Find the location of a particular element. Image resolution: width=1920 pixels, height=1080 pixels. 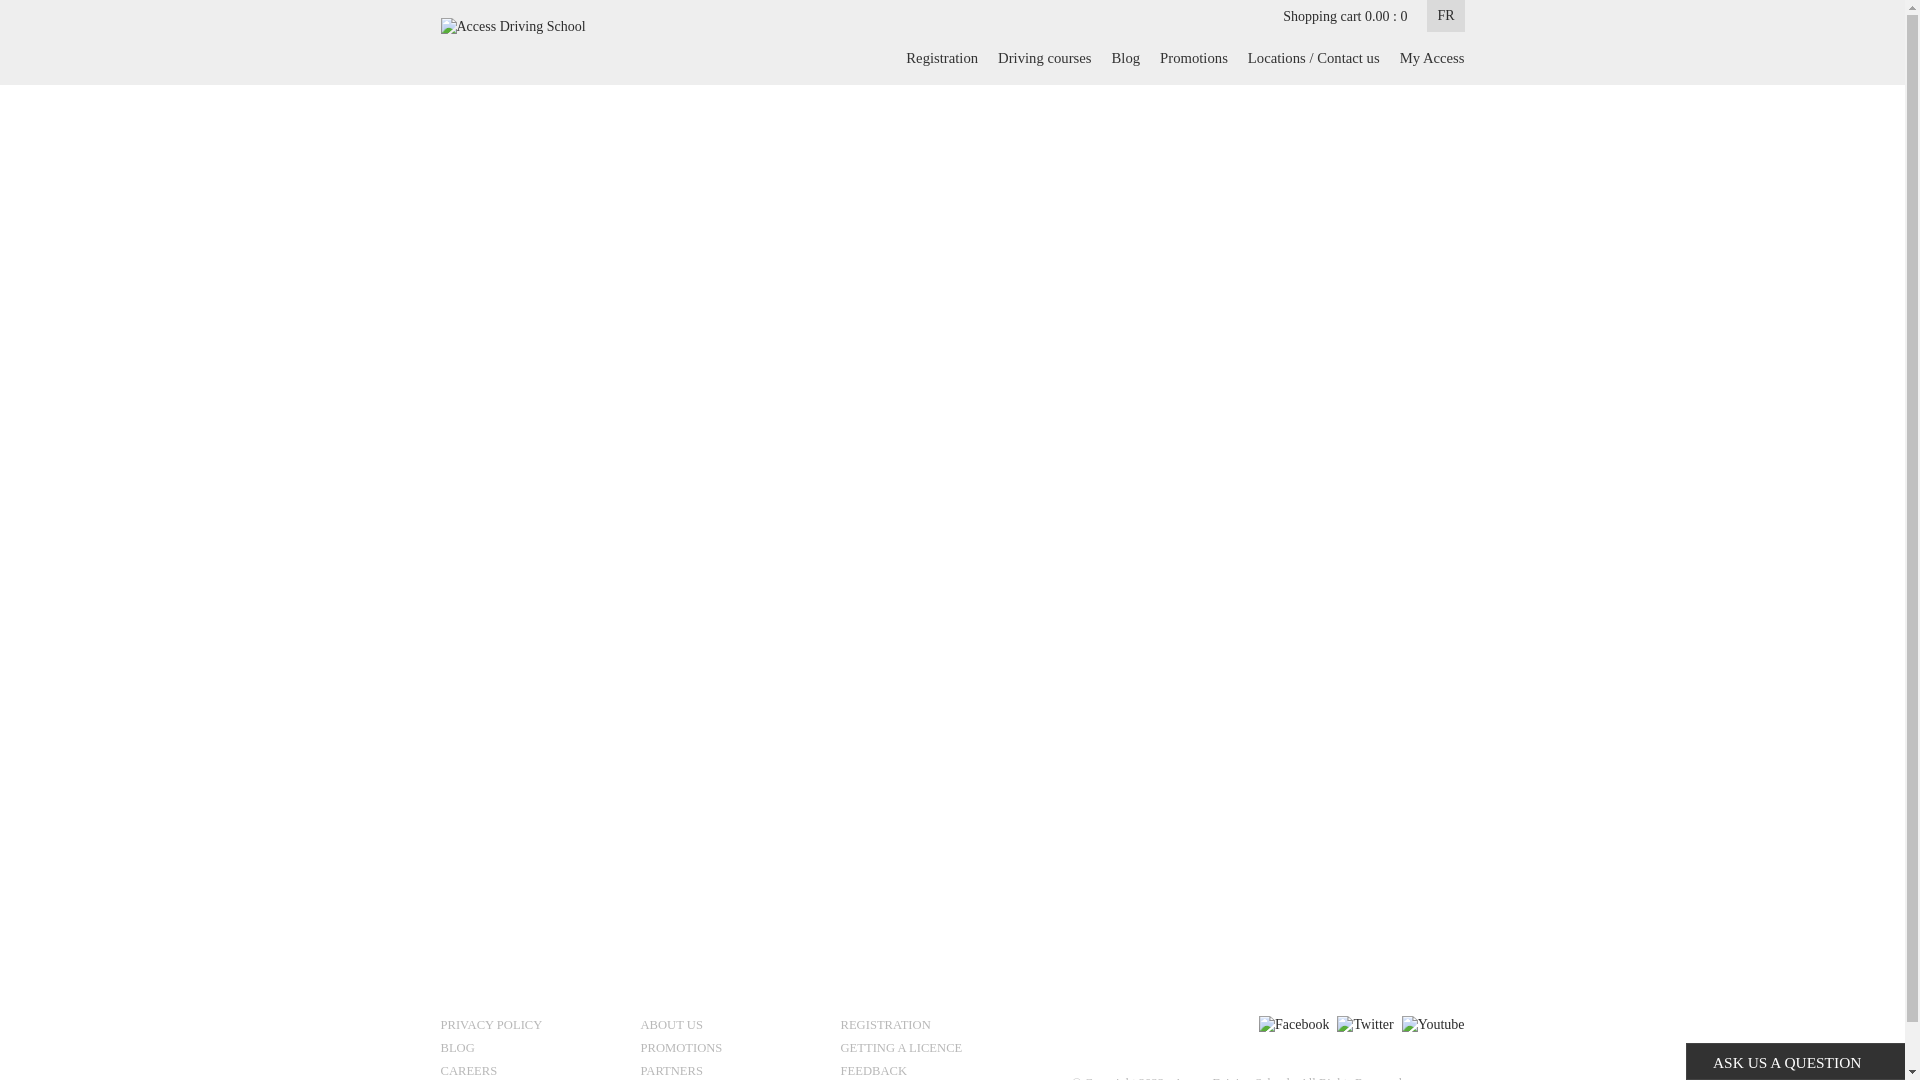

'Promotions' is located at coordinates (1194, 56).